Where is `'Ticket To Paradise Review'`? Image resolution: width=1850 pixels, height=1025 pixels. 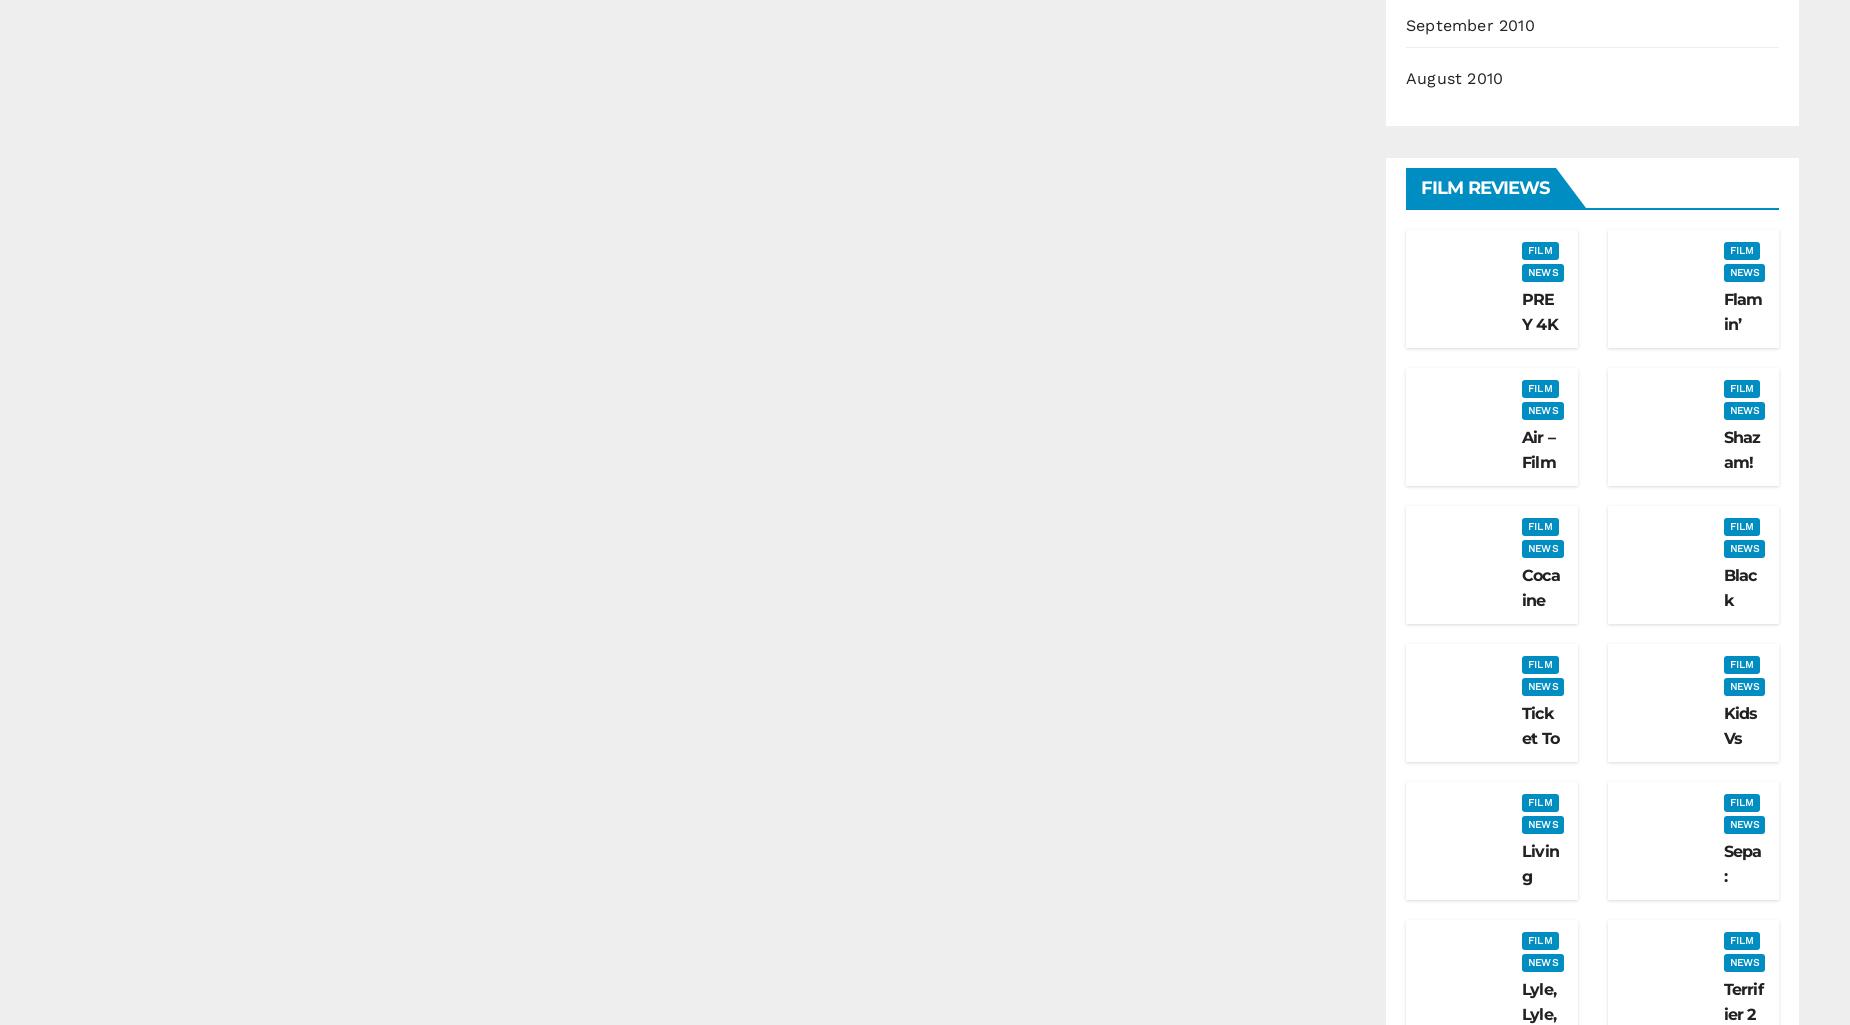
'Ticket To Paradise Review' is located at coordinates (1540, 776).